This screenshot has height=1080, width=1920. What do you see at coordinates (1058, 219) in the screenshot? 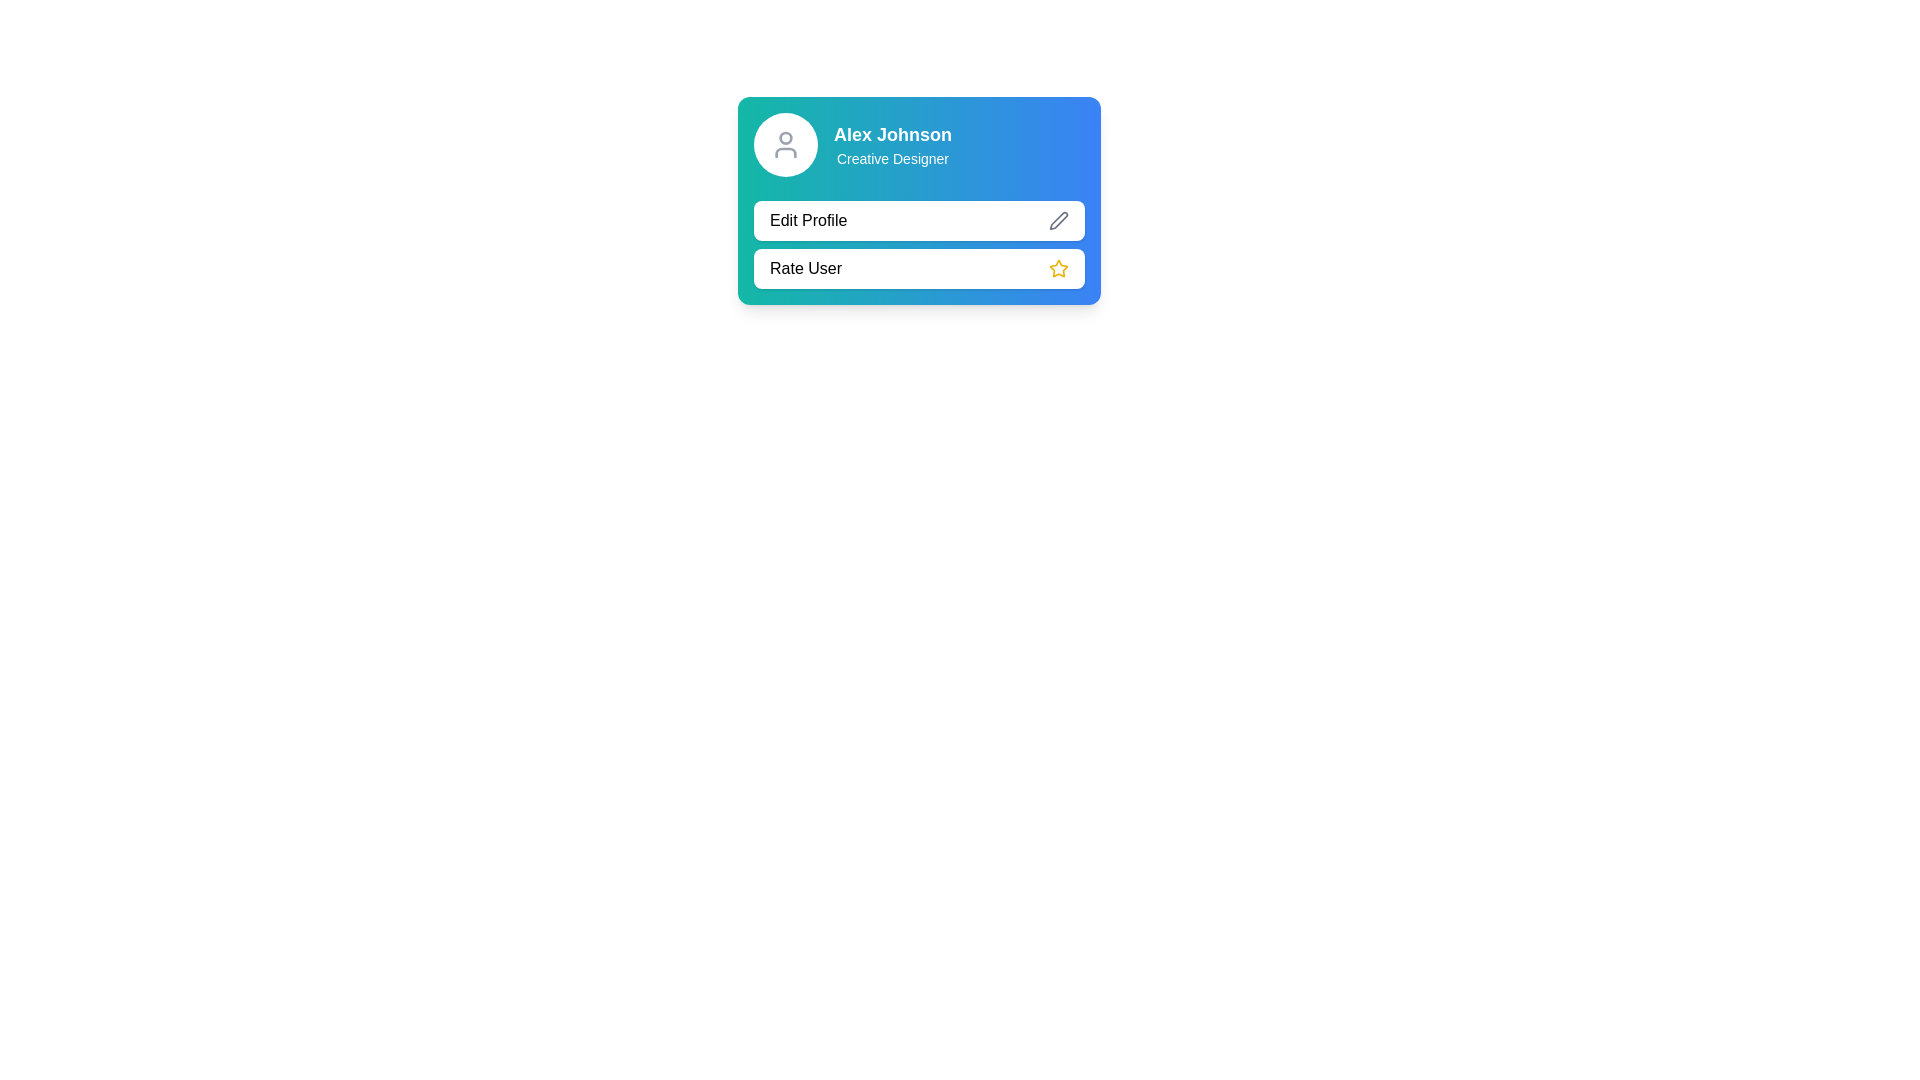
I see `the gray pen icon located at the top-right corner of the 'Edit Profile' button, adjacent to the text label` at bounding box center [1058, 219].